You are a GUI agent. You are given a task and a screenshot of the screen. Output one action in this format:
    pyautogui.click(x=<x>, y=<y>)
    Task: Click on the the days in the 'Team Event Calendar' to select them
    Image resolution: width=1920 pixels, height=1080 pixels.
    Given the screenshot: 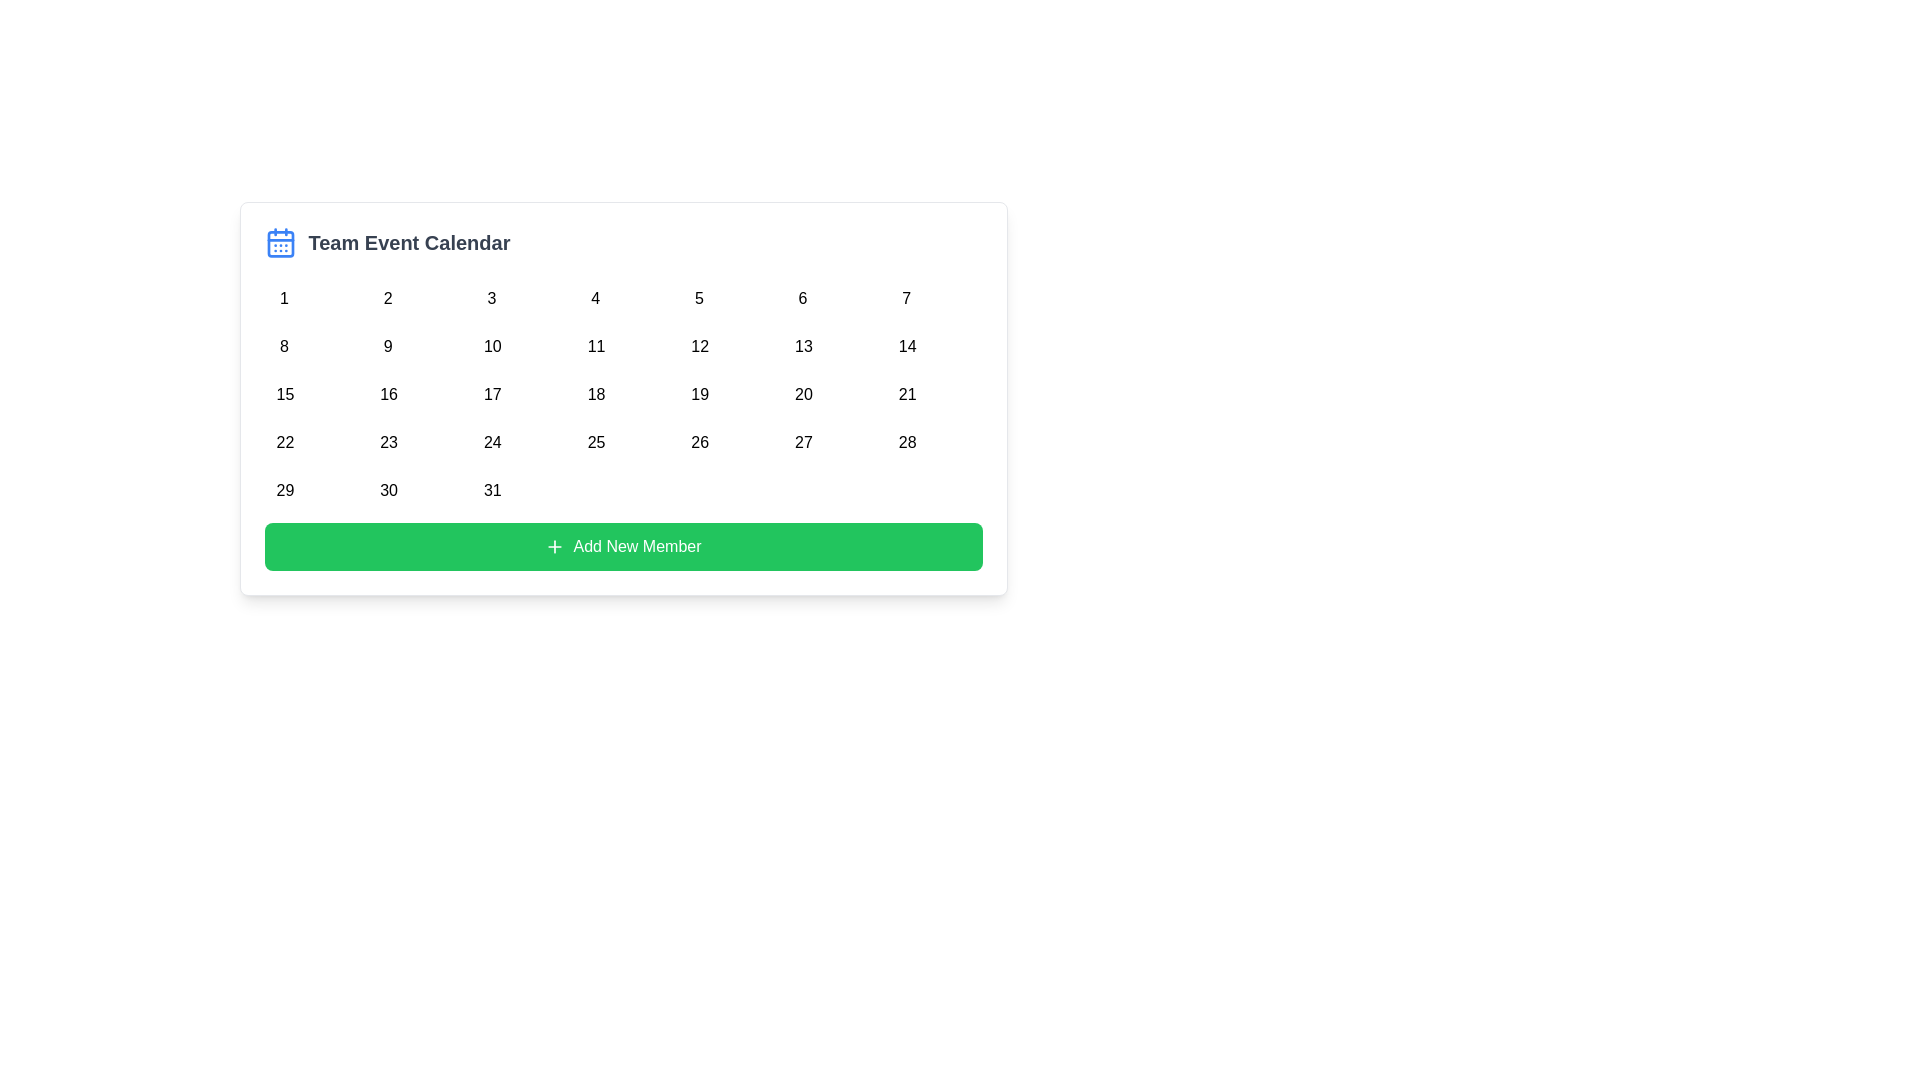 What is the action you would take?
    pyautogui.click(x=622, y=398)
    